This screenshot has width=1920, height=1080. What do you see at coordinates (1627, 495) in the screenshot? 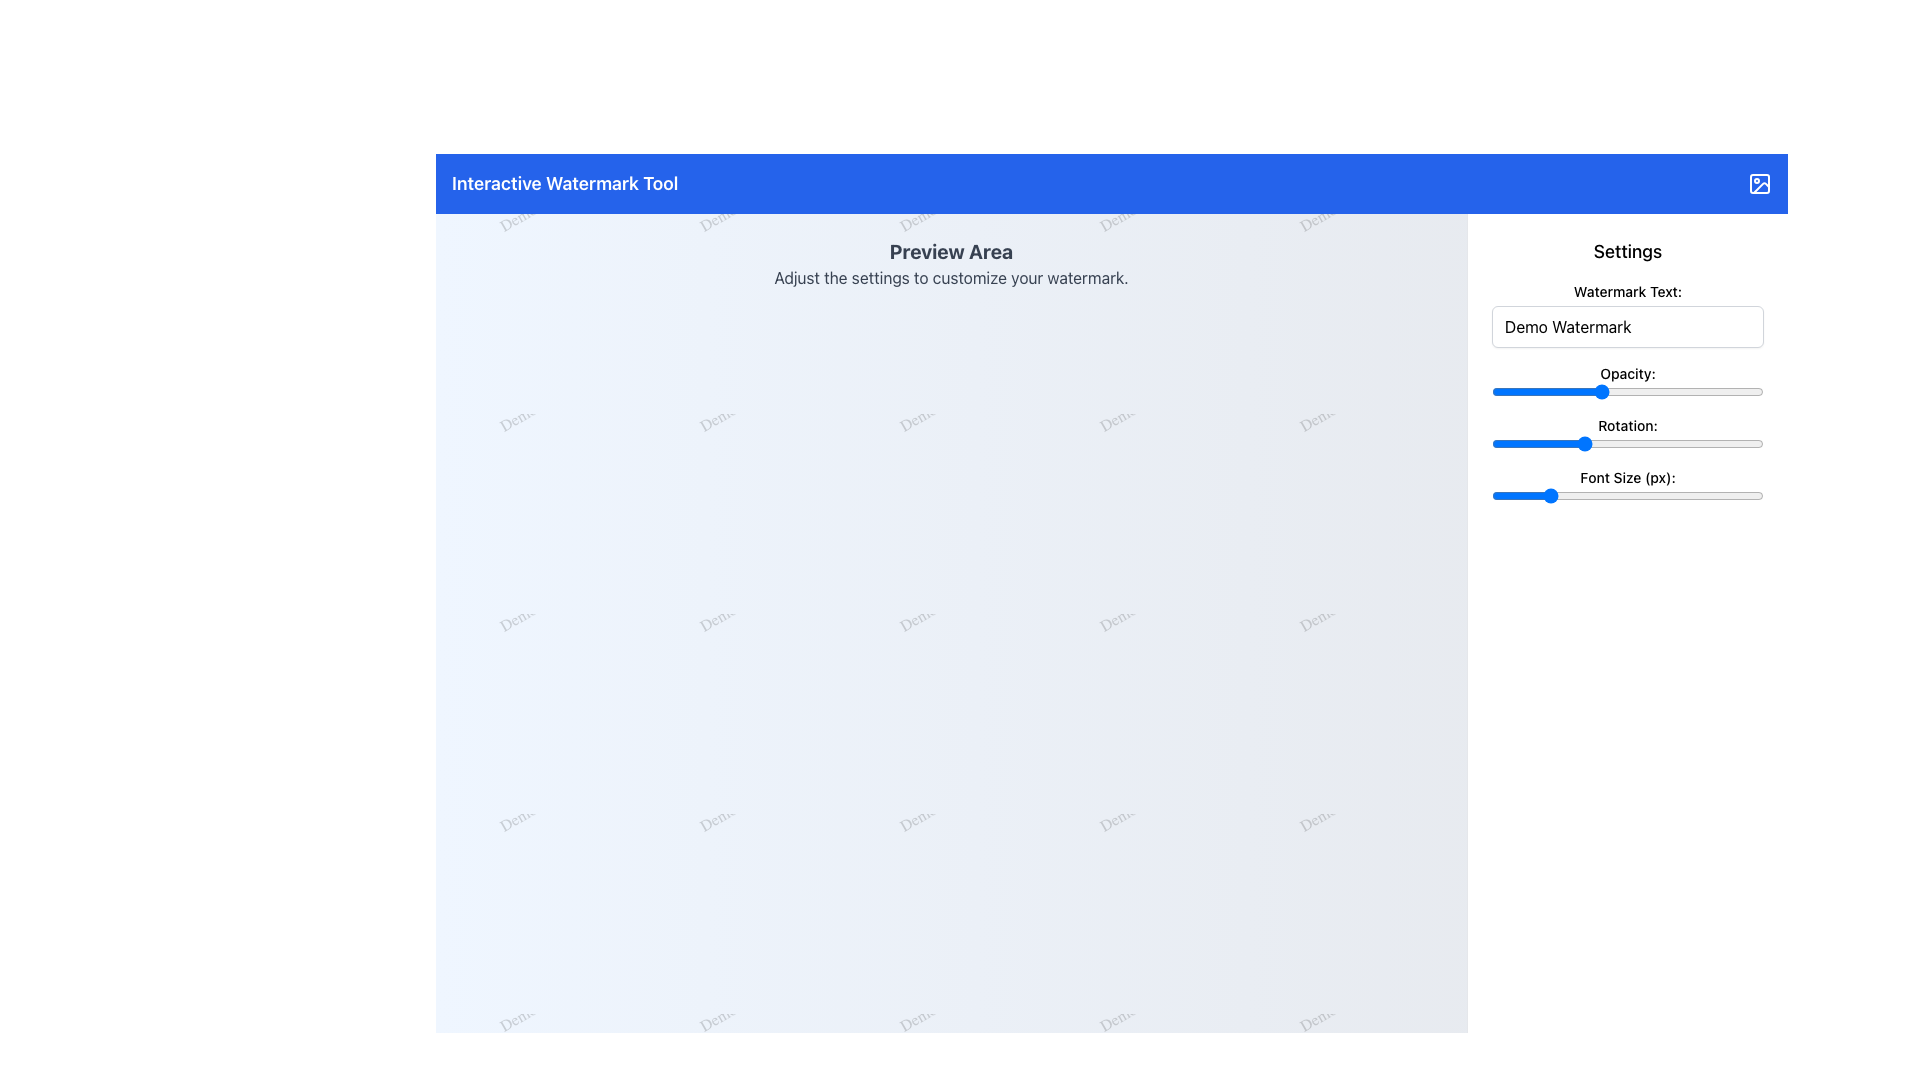
I see `font size` at bounding box center [1627, 495].